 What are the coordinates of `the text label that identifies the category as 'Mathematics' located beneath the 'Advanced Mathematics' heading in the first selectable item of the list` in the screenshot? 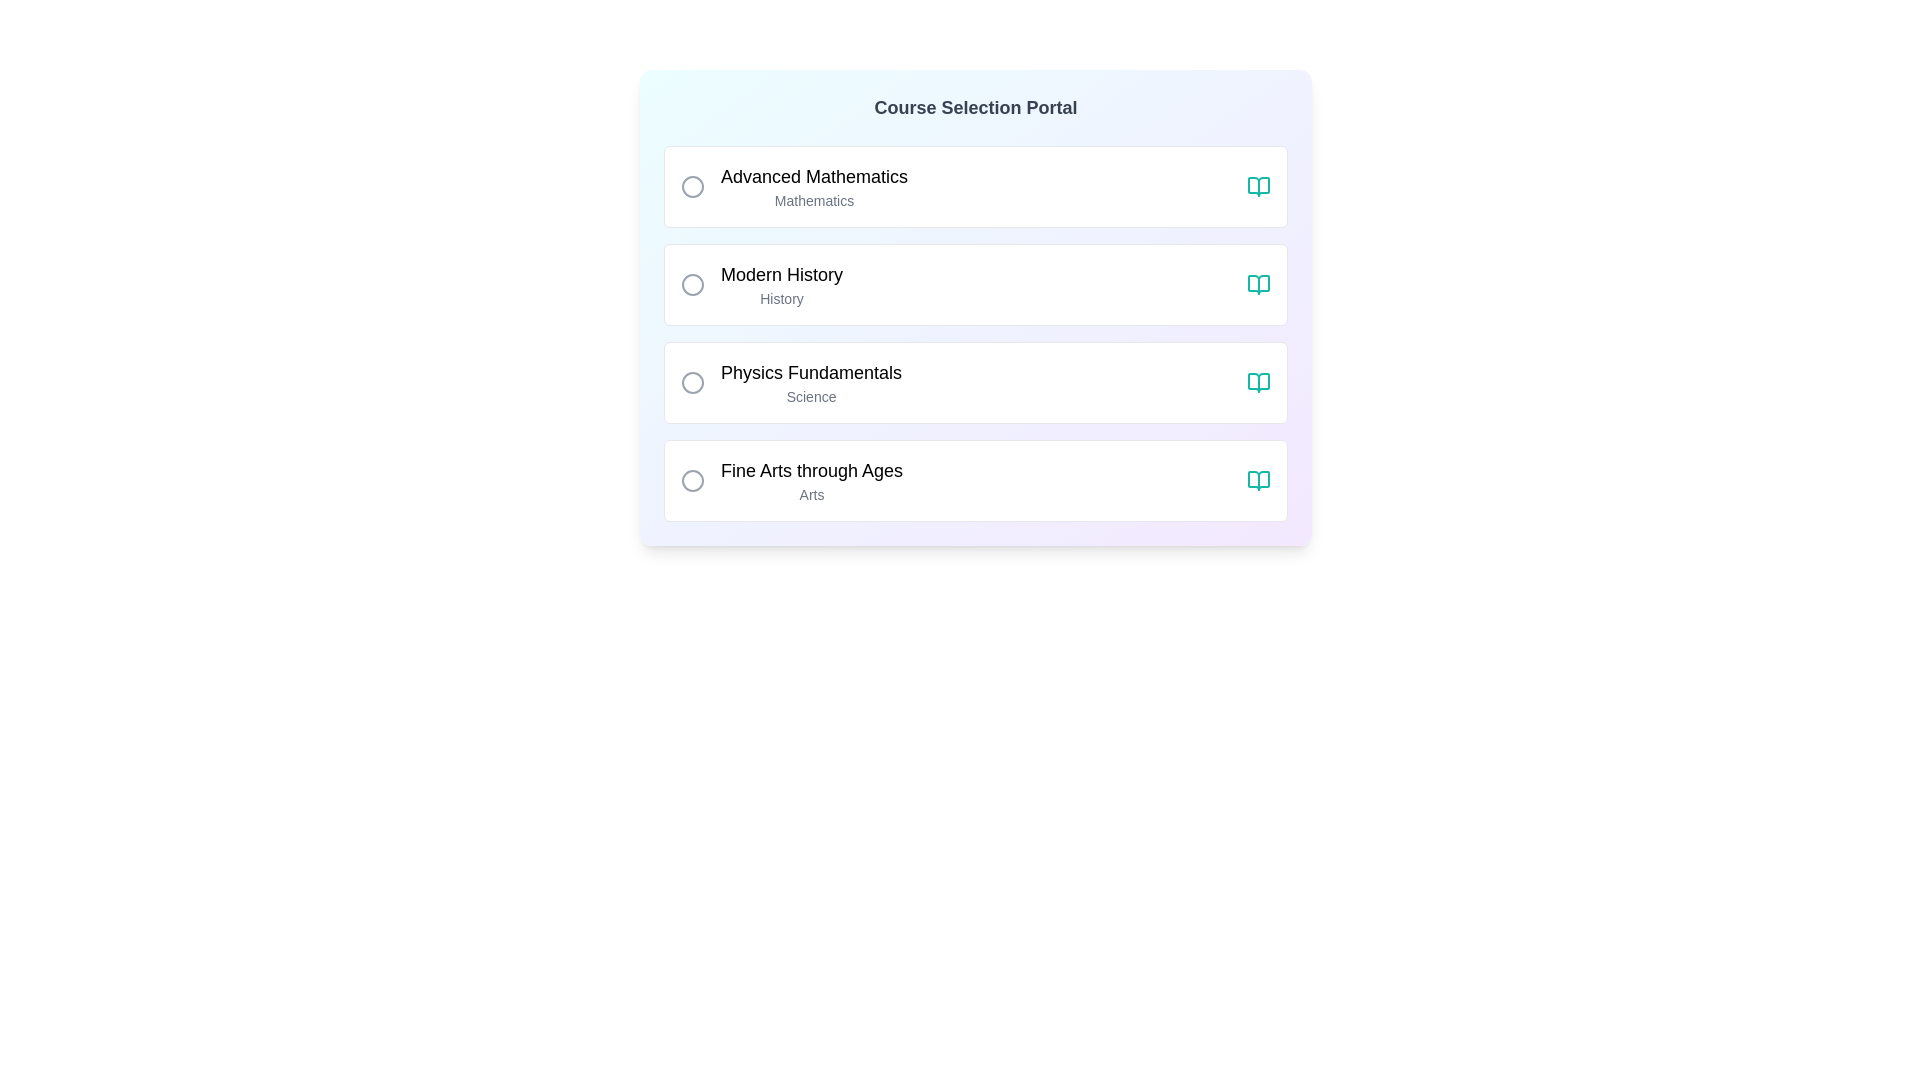 It's located at (814, 200).